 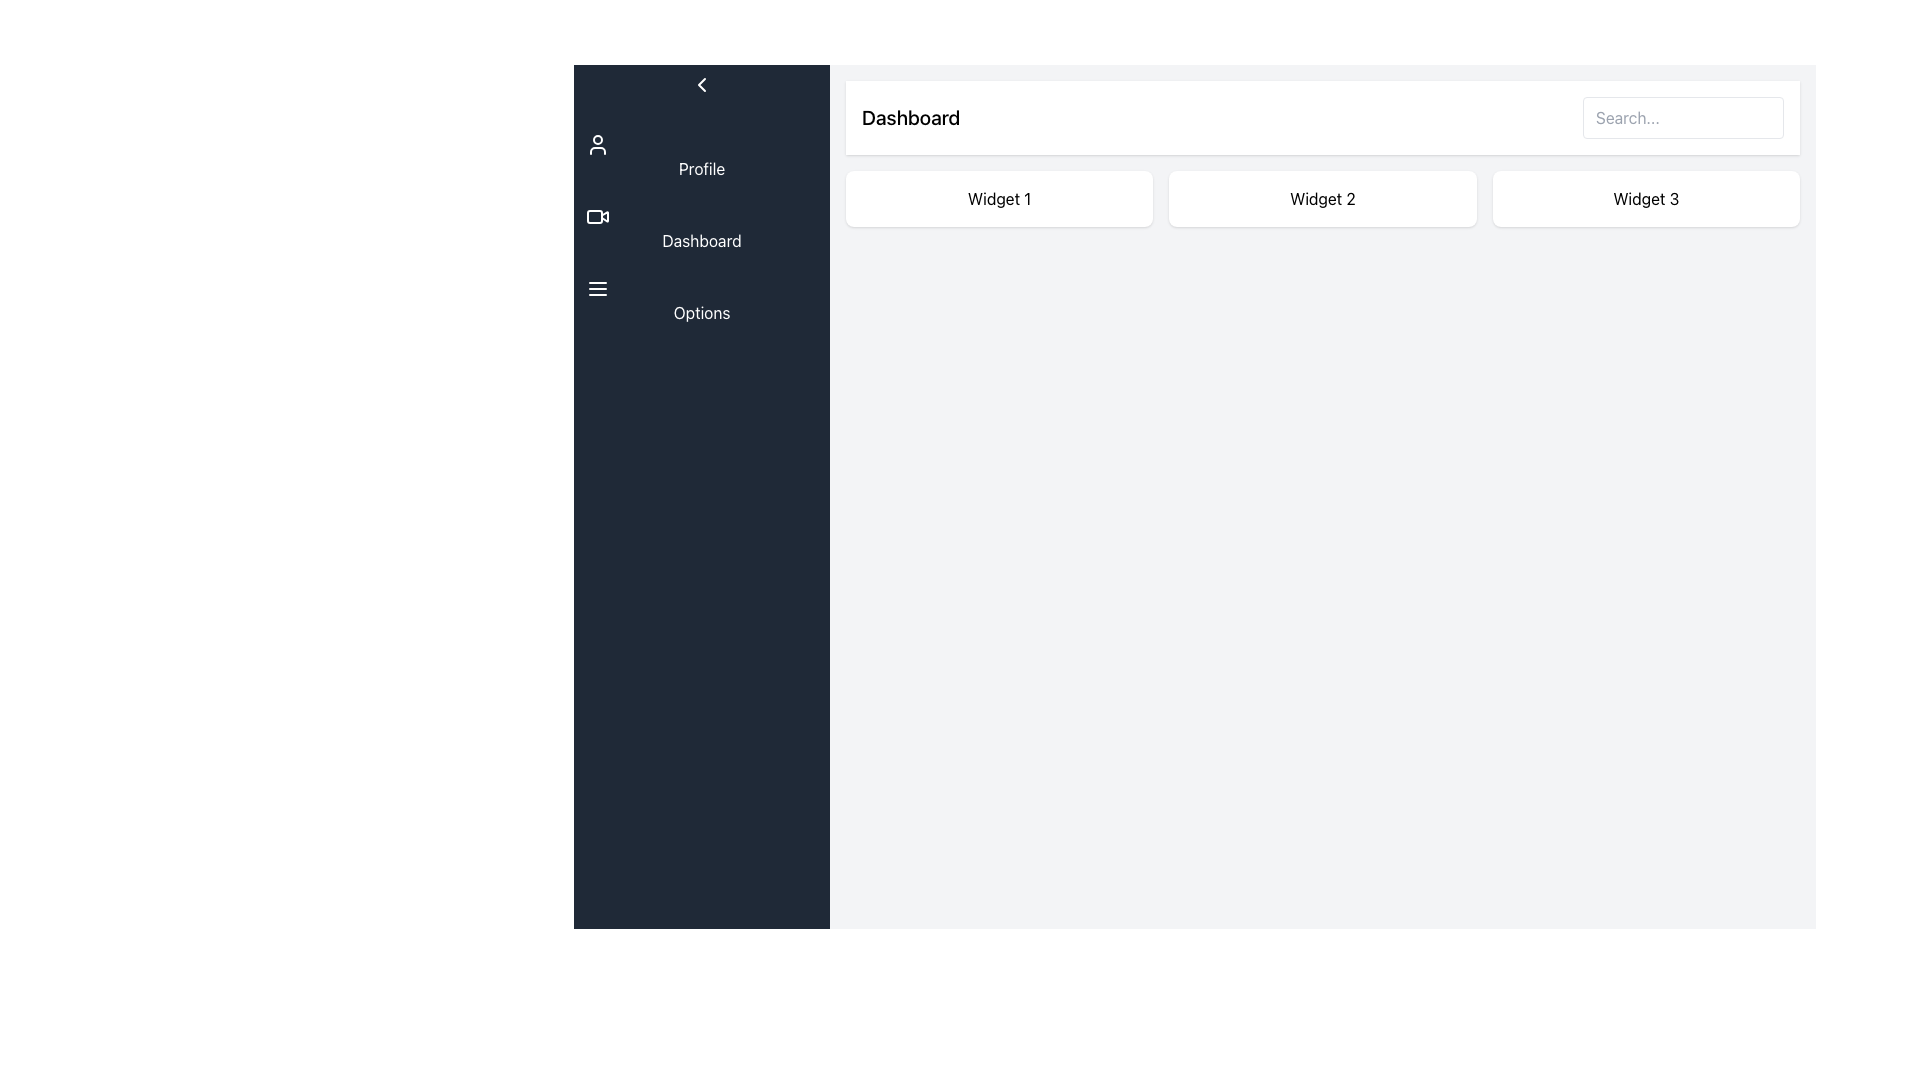 What do you see at coordinates (701, 168) in the screenshot?
I see `the 'Profile' text label in the sidebar menu` at bounding box center [701, 168].